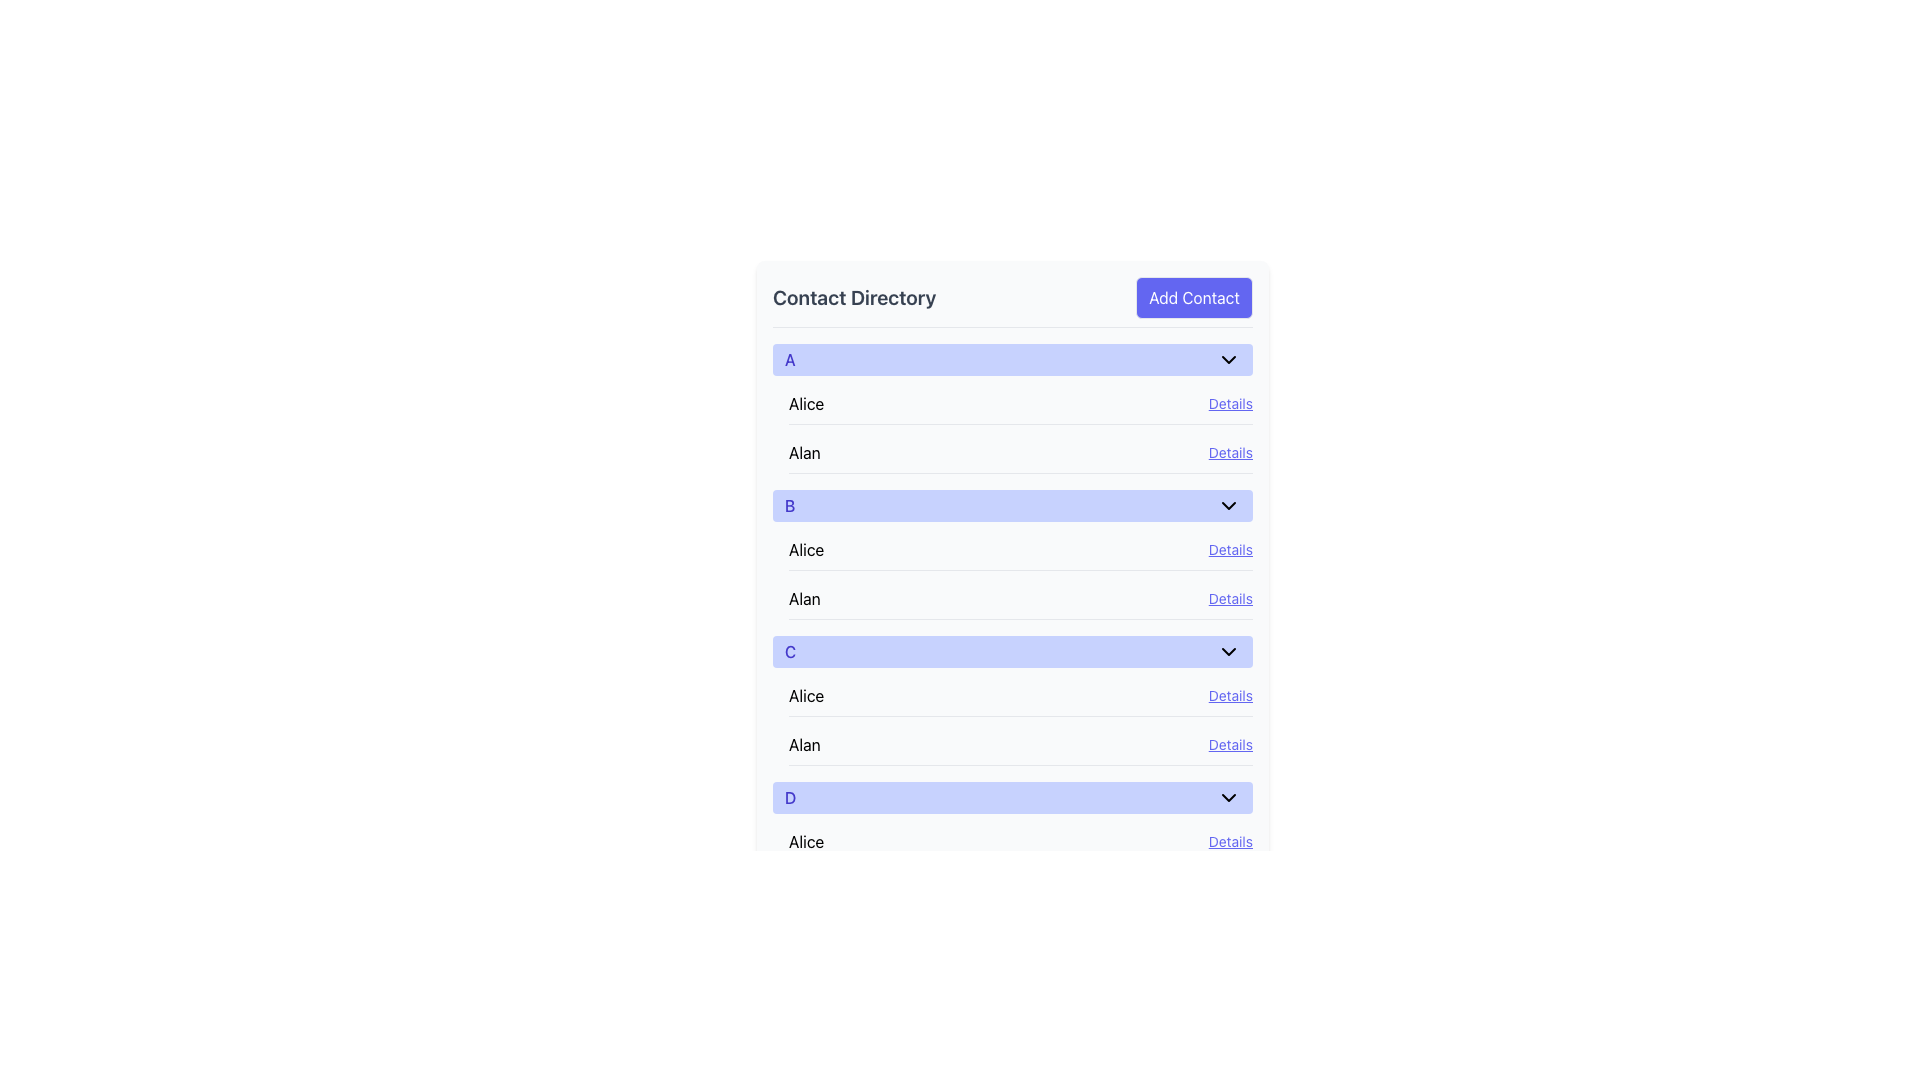  What do you see at coordinates (789, 358) in the screenshot?
I see `the text label displaying the character 'A' in indigo color, located within the header row of the 'Contact Directory' interface, to interact with the section header` at bounding box center [789, 358].